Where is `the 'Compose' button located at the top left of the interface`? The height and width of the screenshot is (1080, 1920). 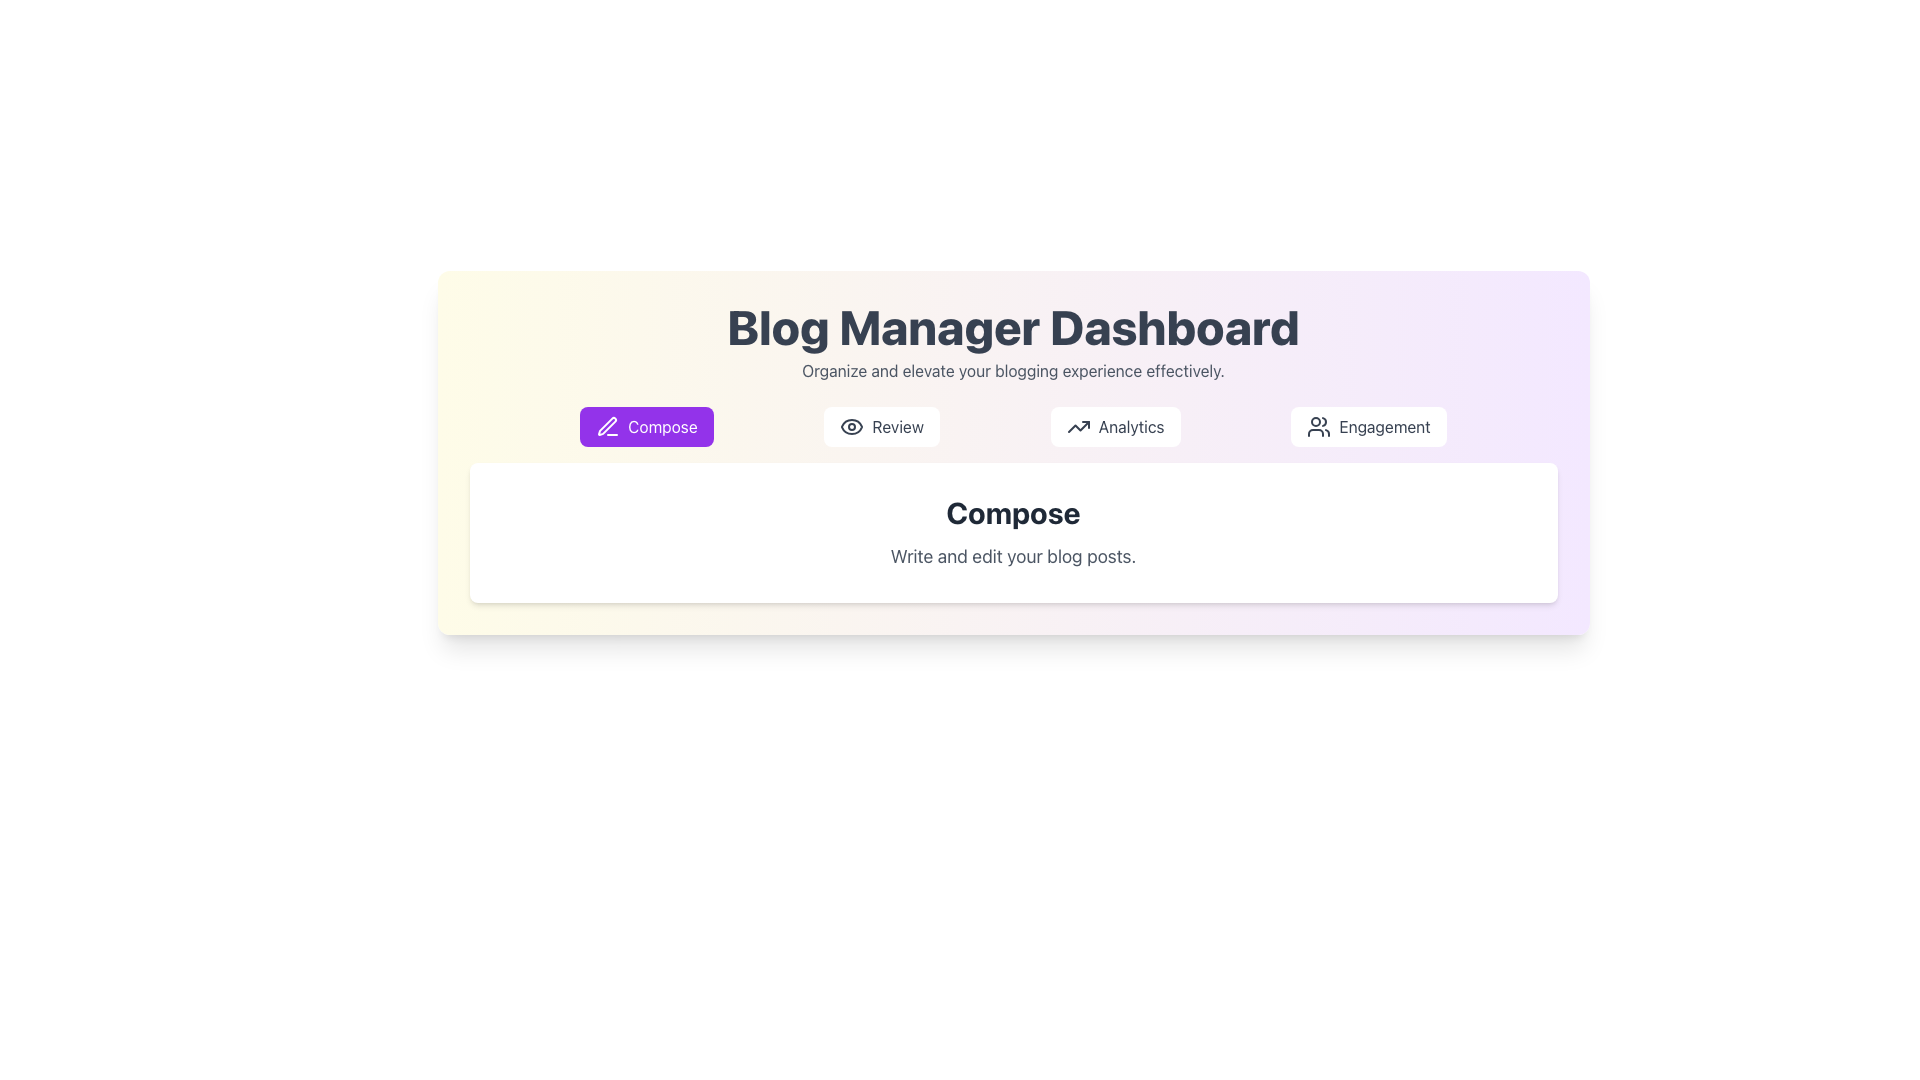
the 'Compose' button located at the top left of the interface is located at coordinates (646, 426).